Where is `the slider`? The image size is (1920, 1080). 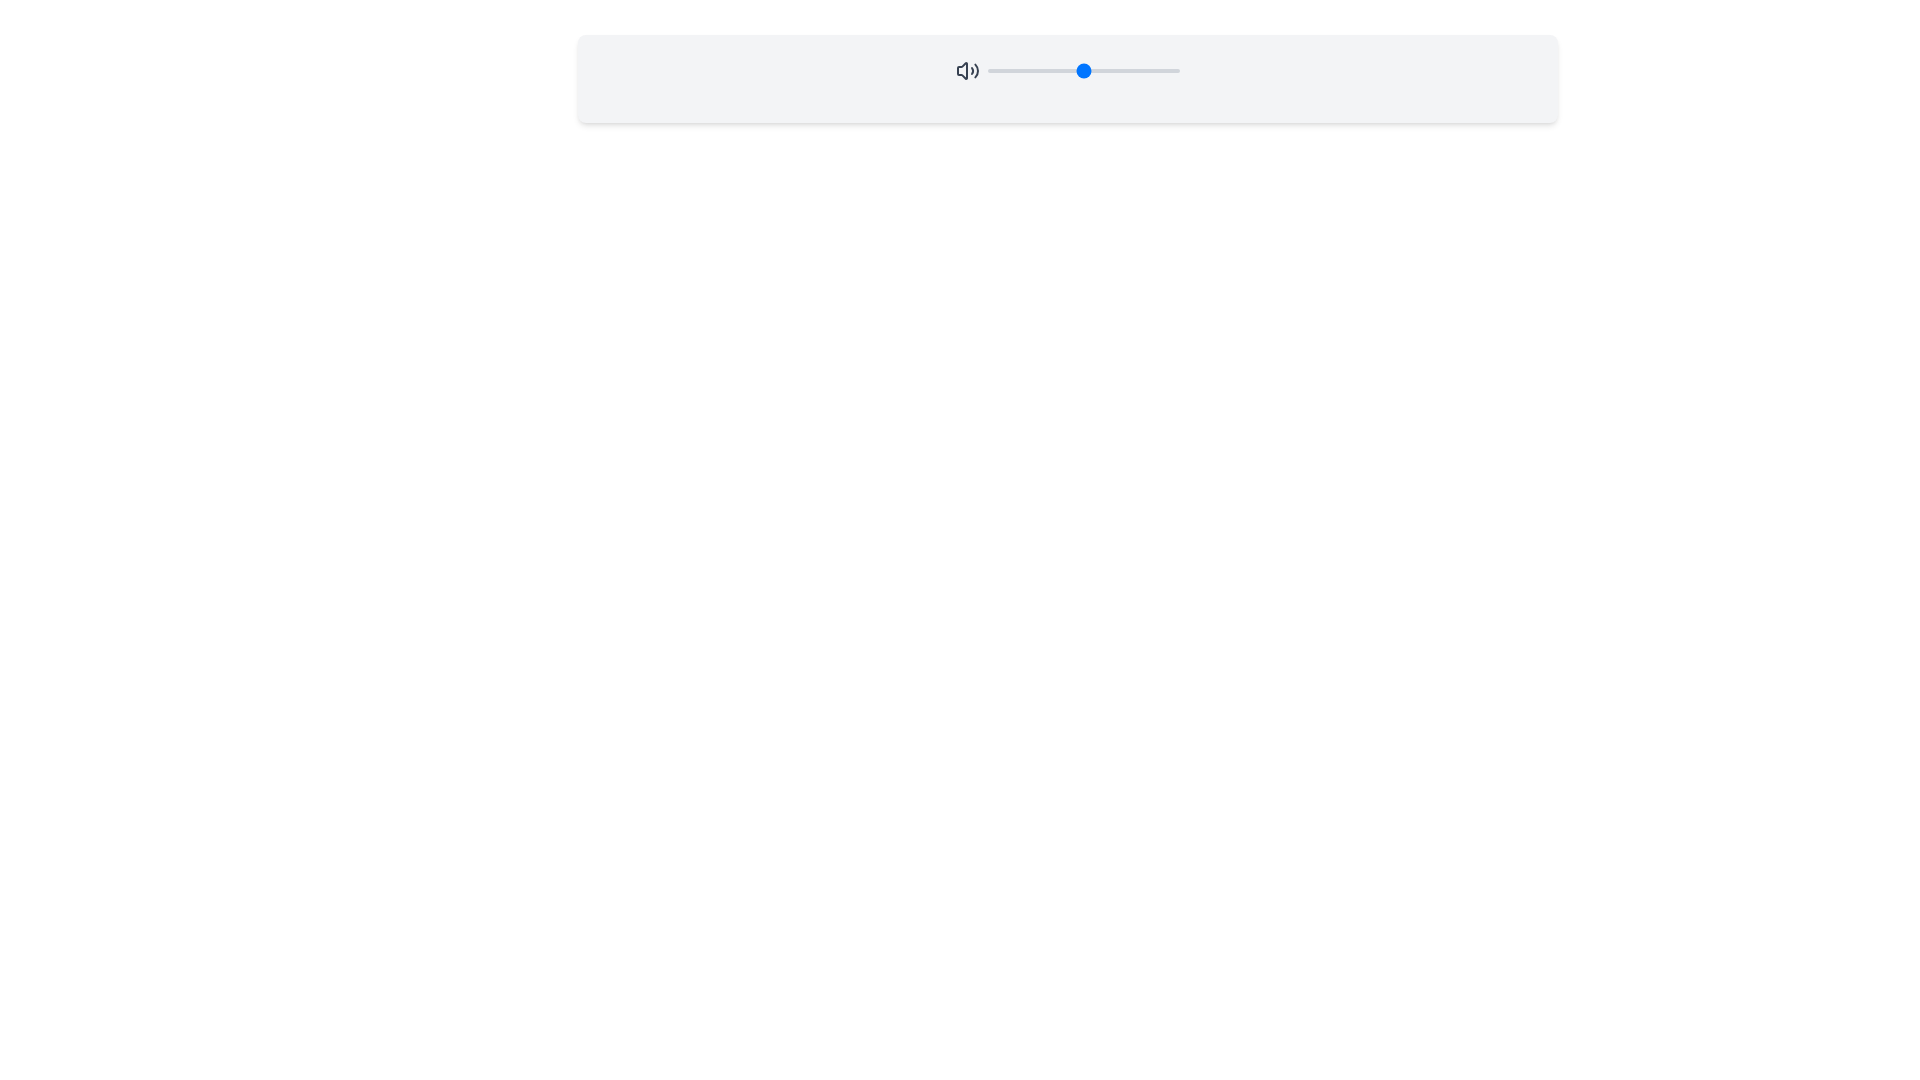 the slider is located at coordinates (1168, 69).